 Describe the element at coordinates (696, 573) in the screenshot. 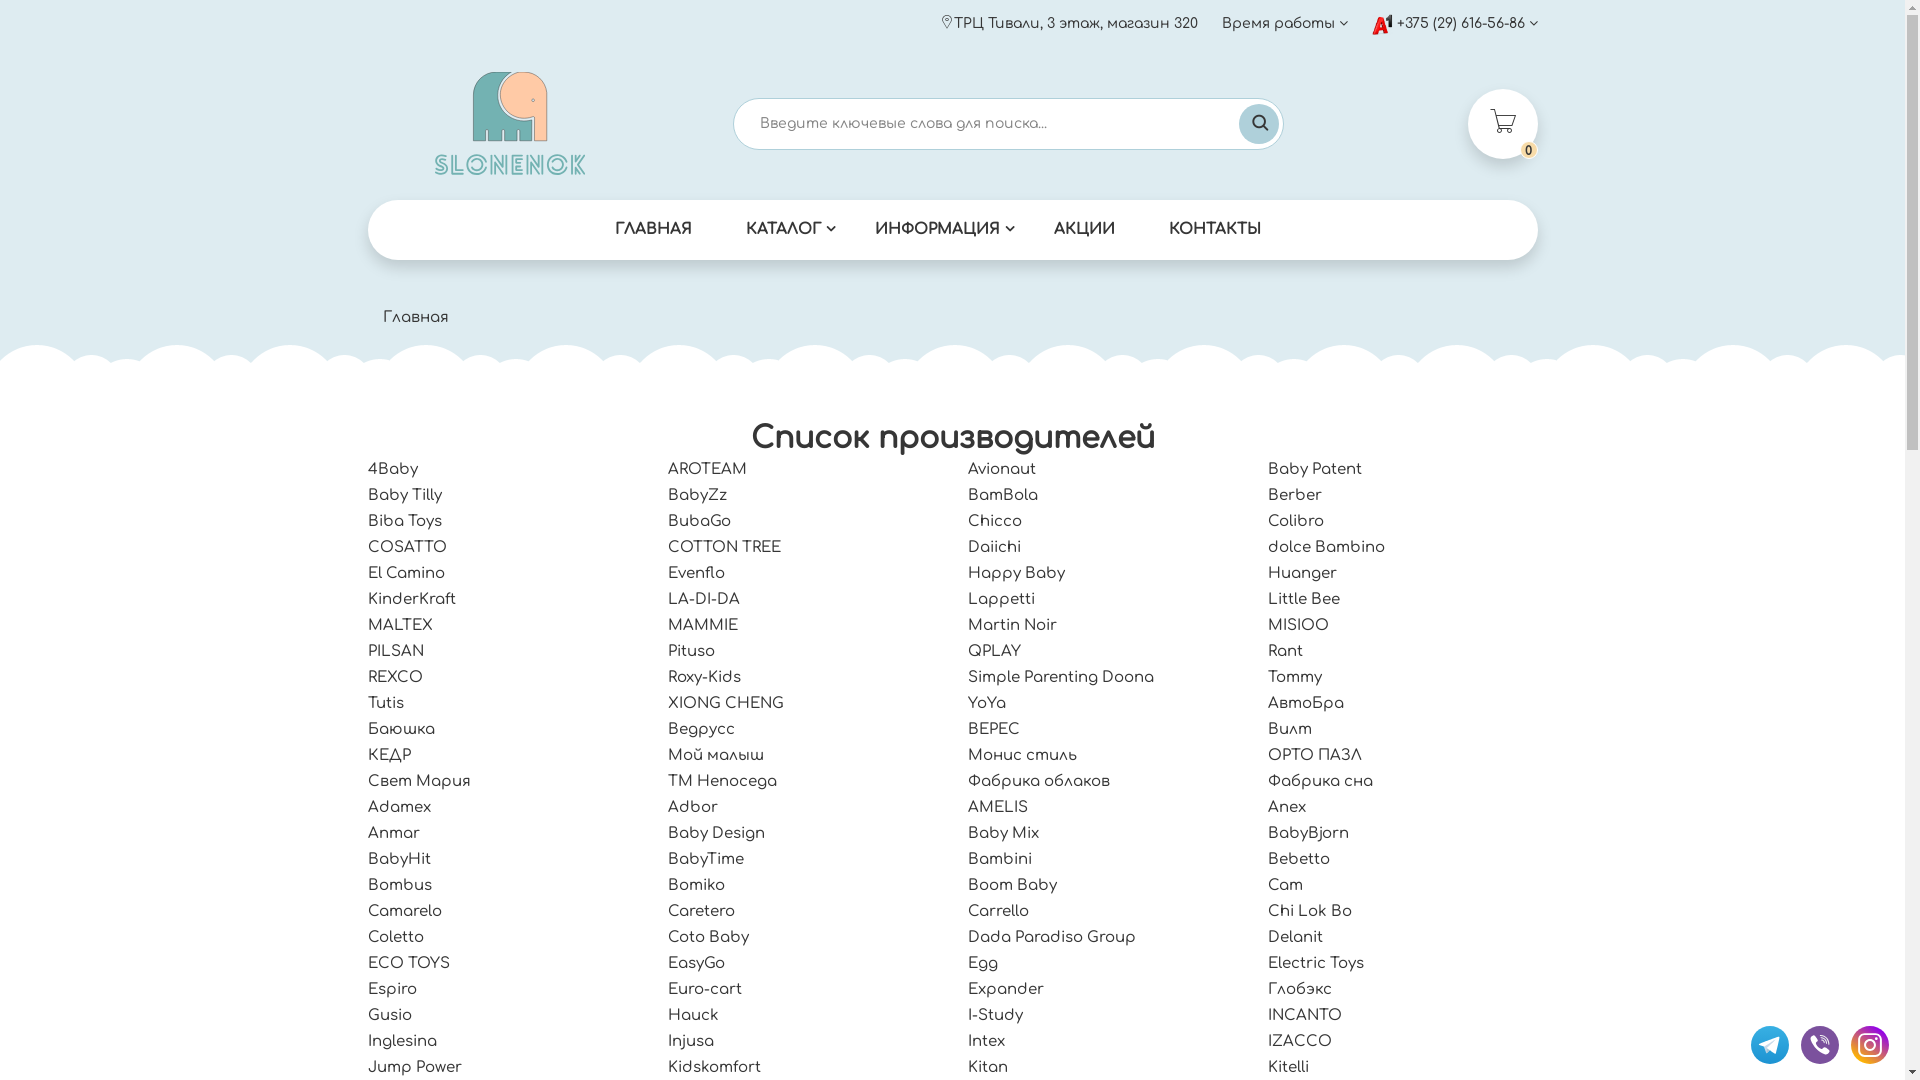

I see `'Evenflo'` at that location.